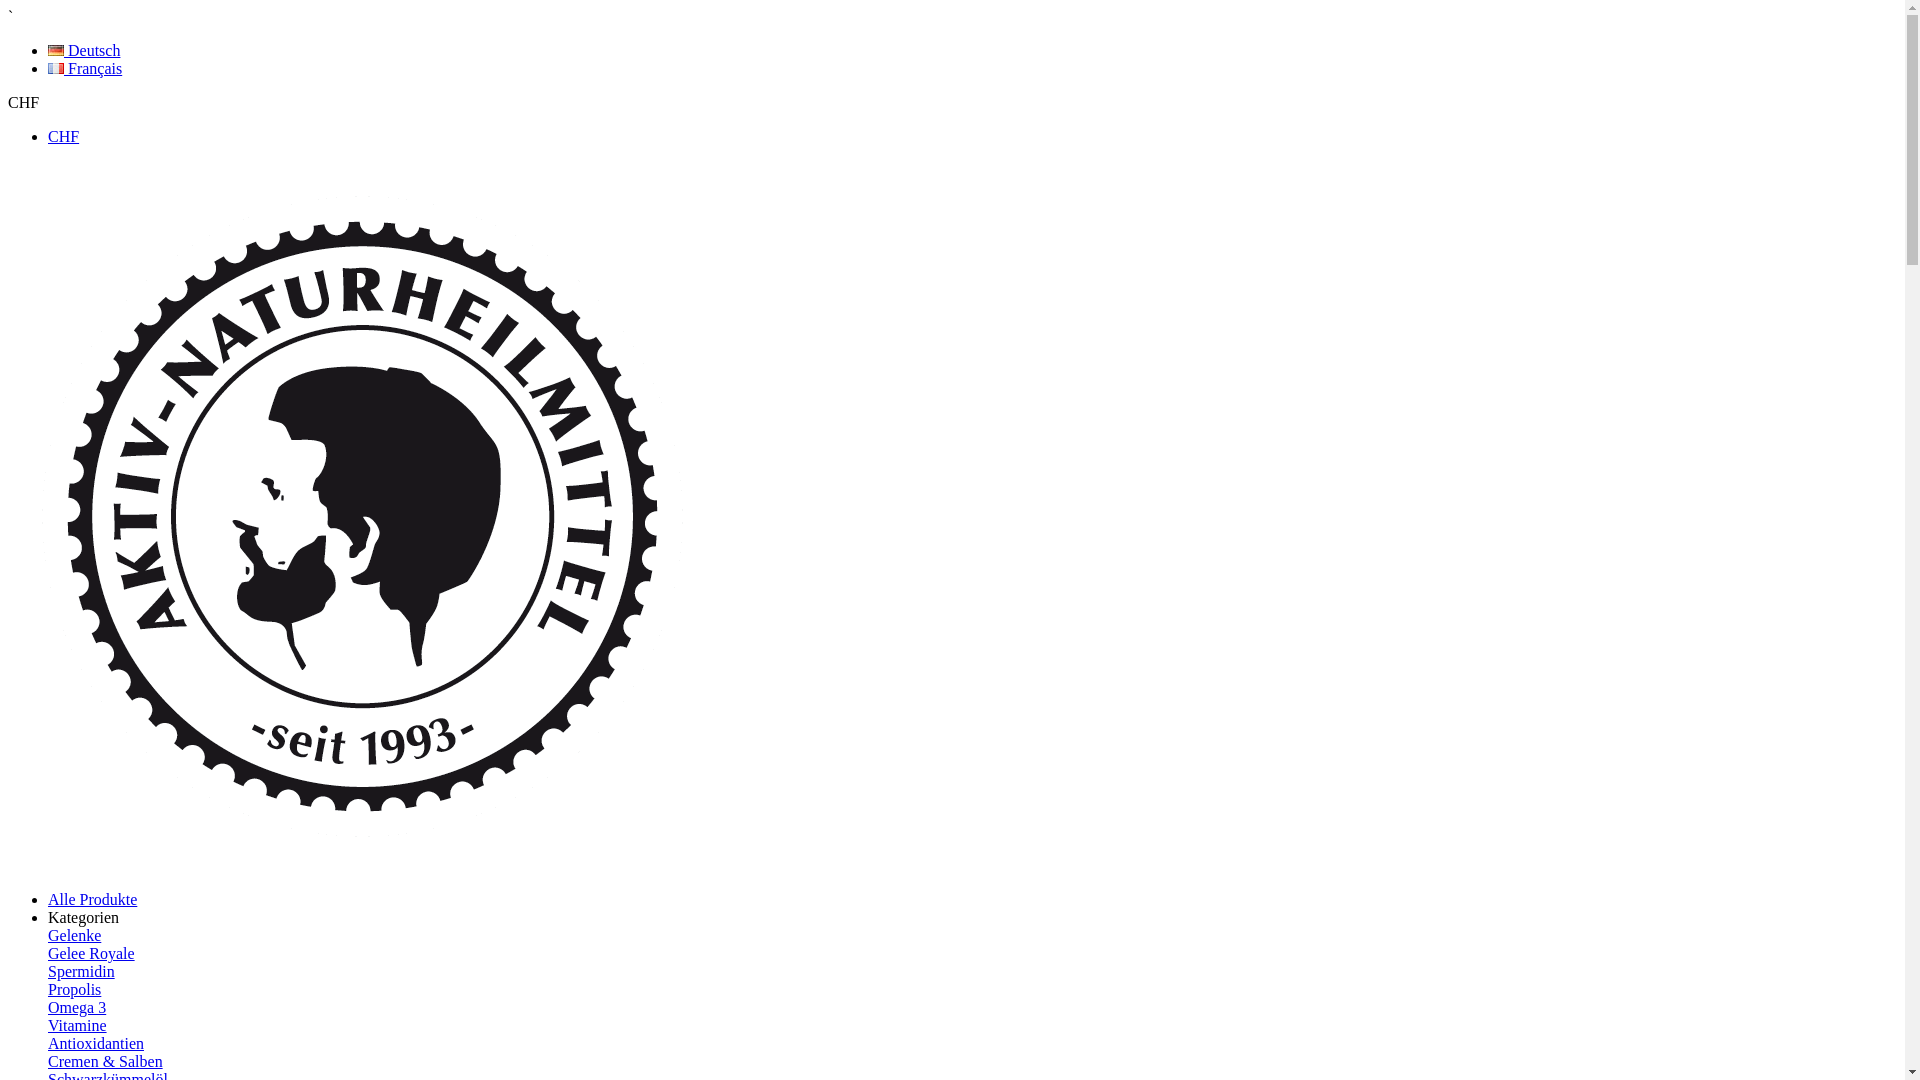 Image resolution: width=1920 pixels, height=1080 pixels. I want to click on 'Gelenke', so click(74, 935).